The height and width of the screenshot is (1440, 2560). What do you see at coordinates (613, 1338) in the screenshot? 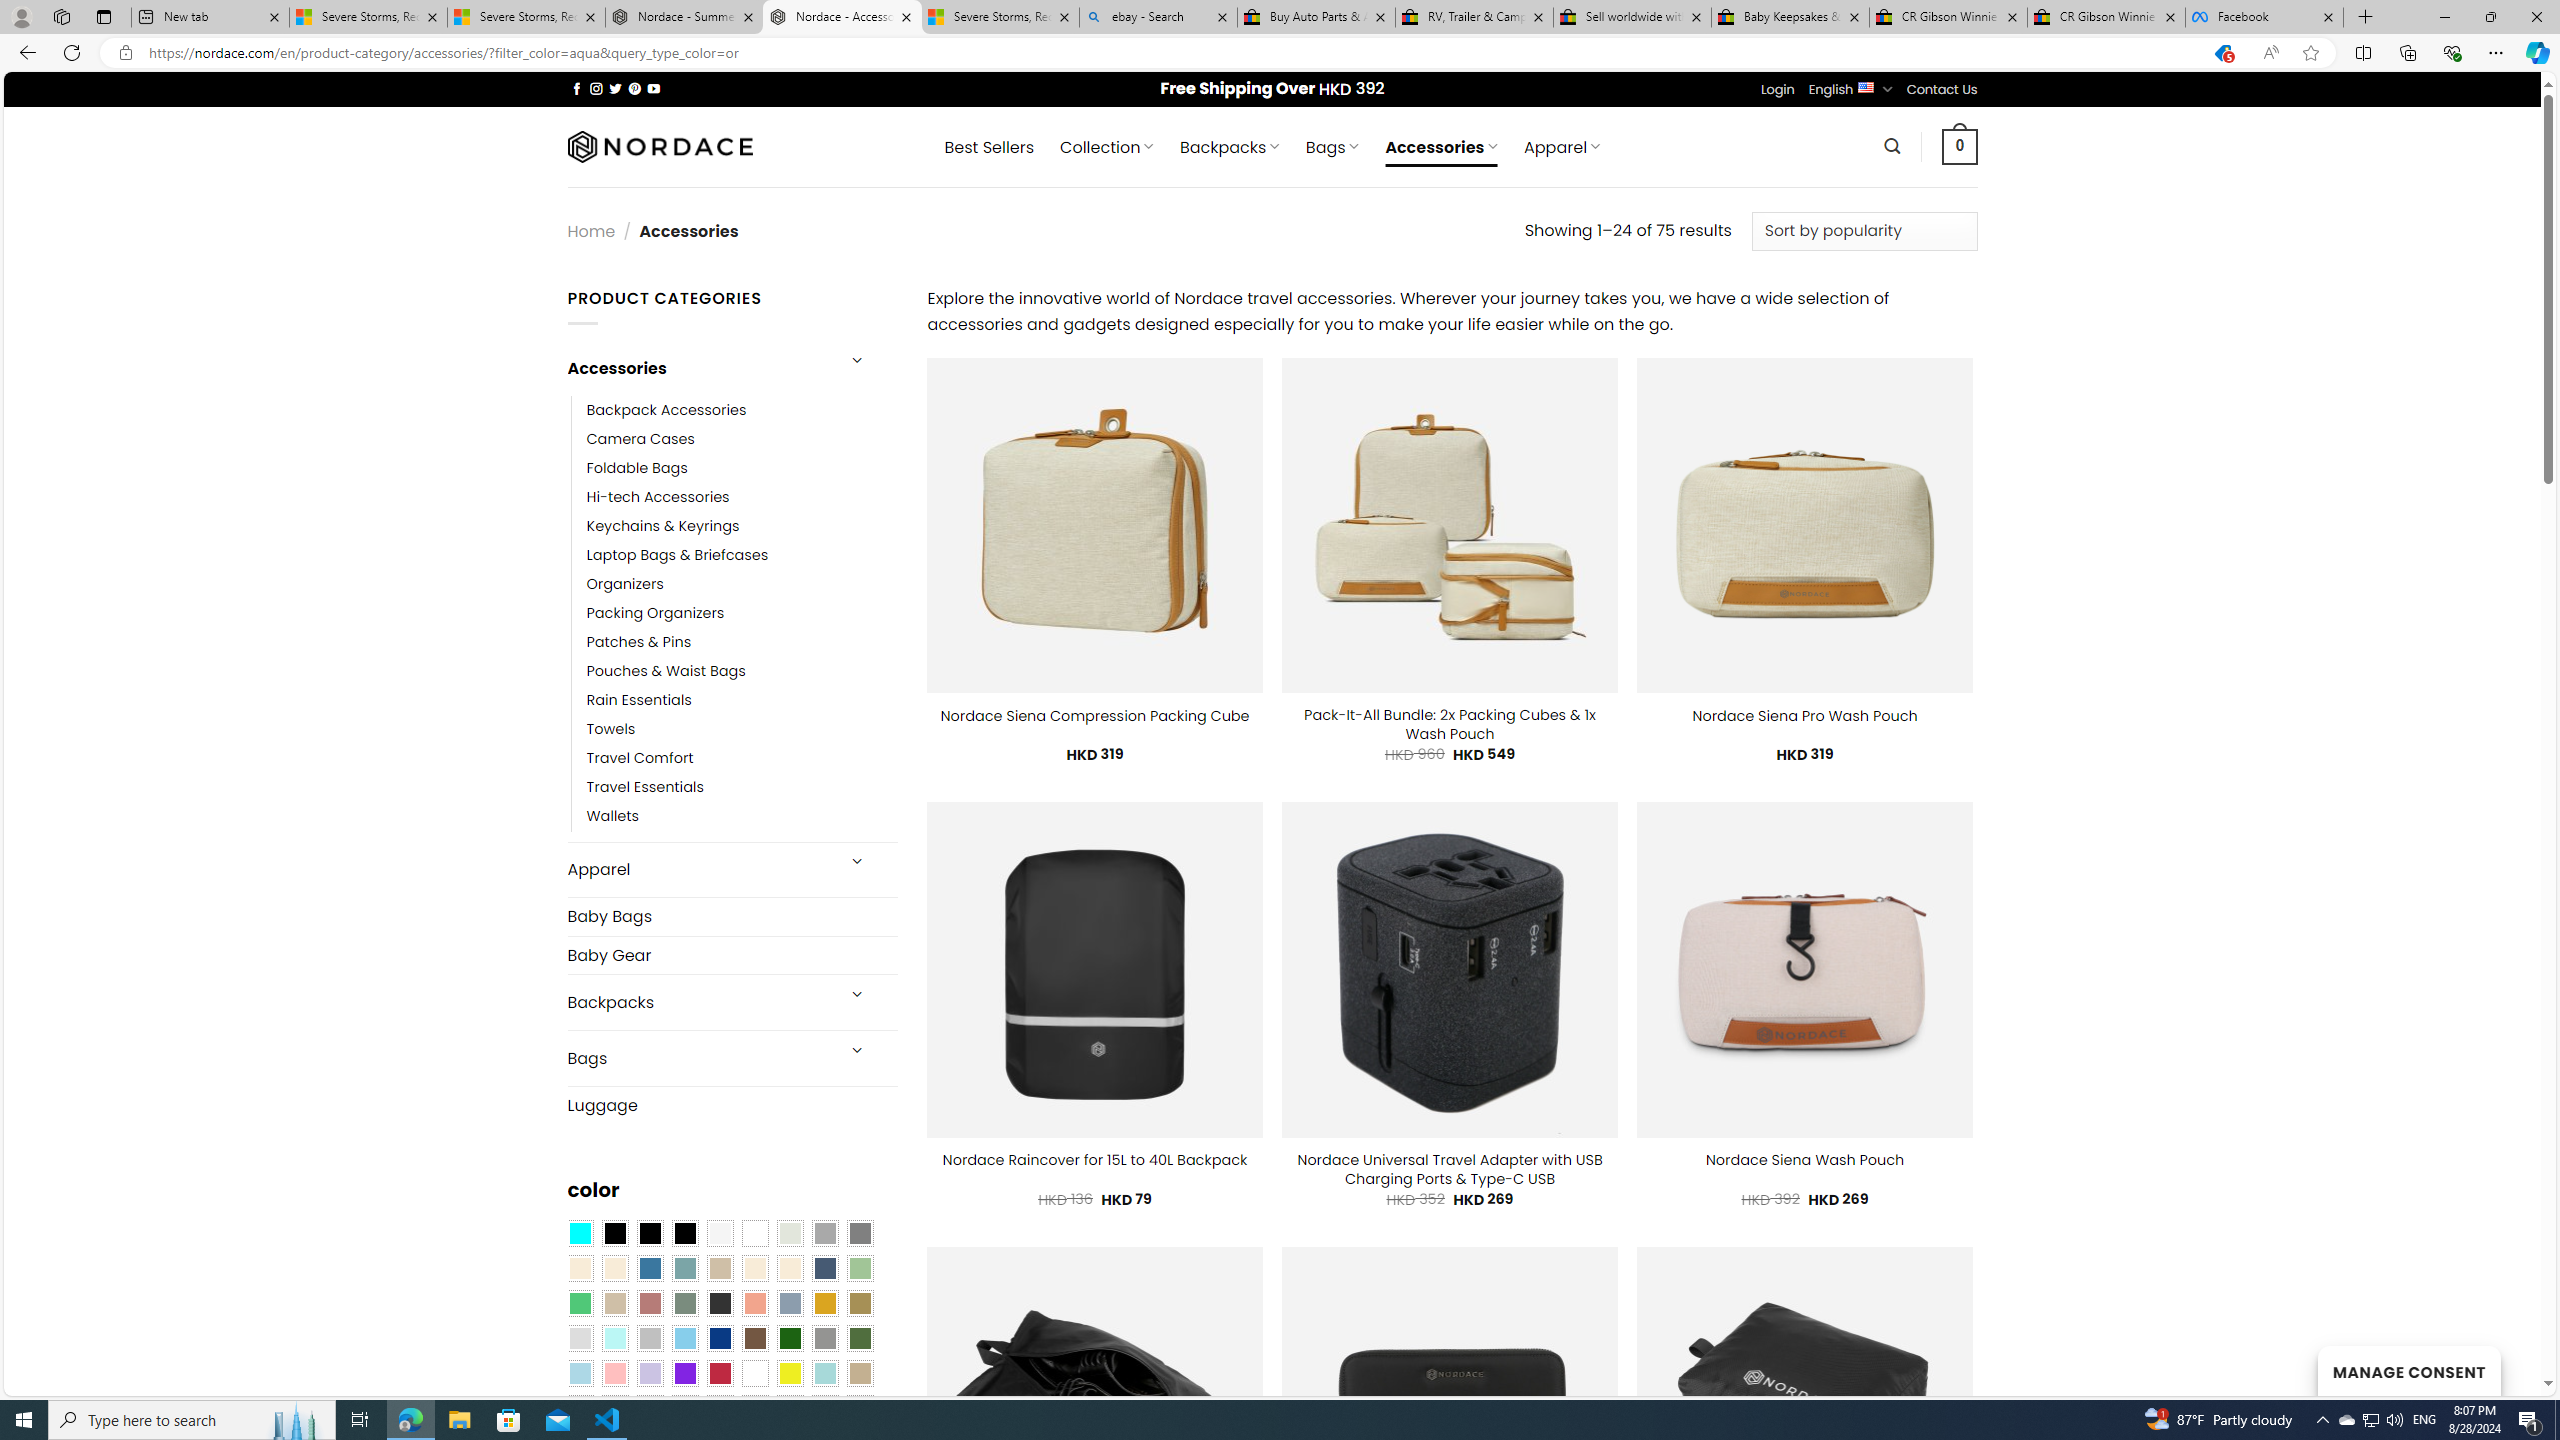
I see `'Mint'` at bounding box center [613, 1338].